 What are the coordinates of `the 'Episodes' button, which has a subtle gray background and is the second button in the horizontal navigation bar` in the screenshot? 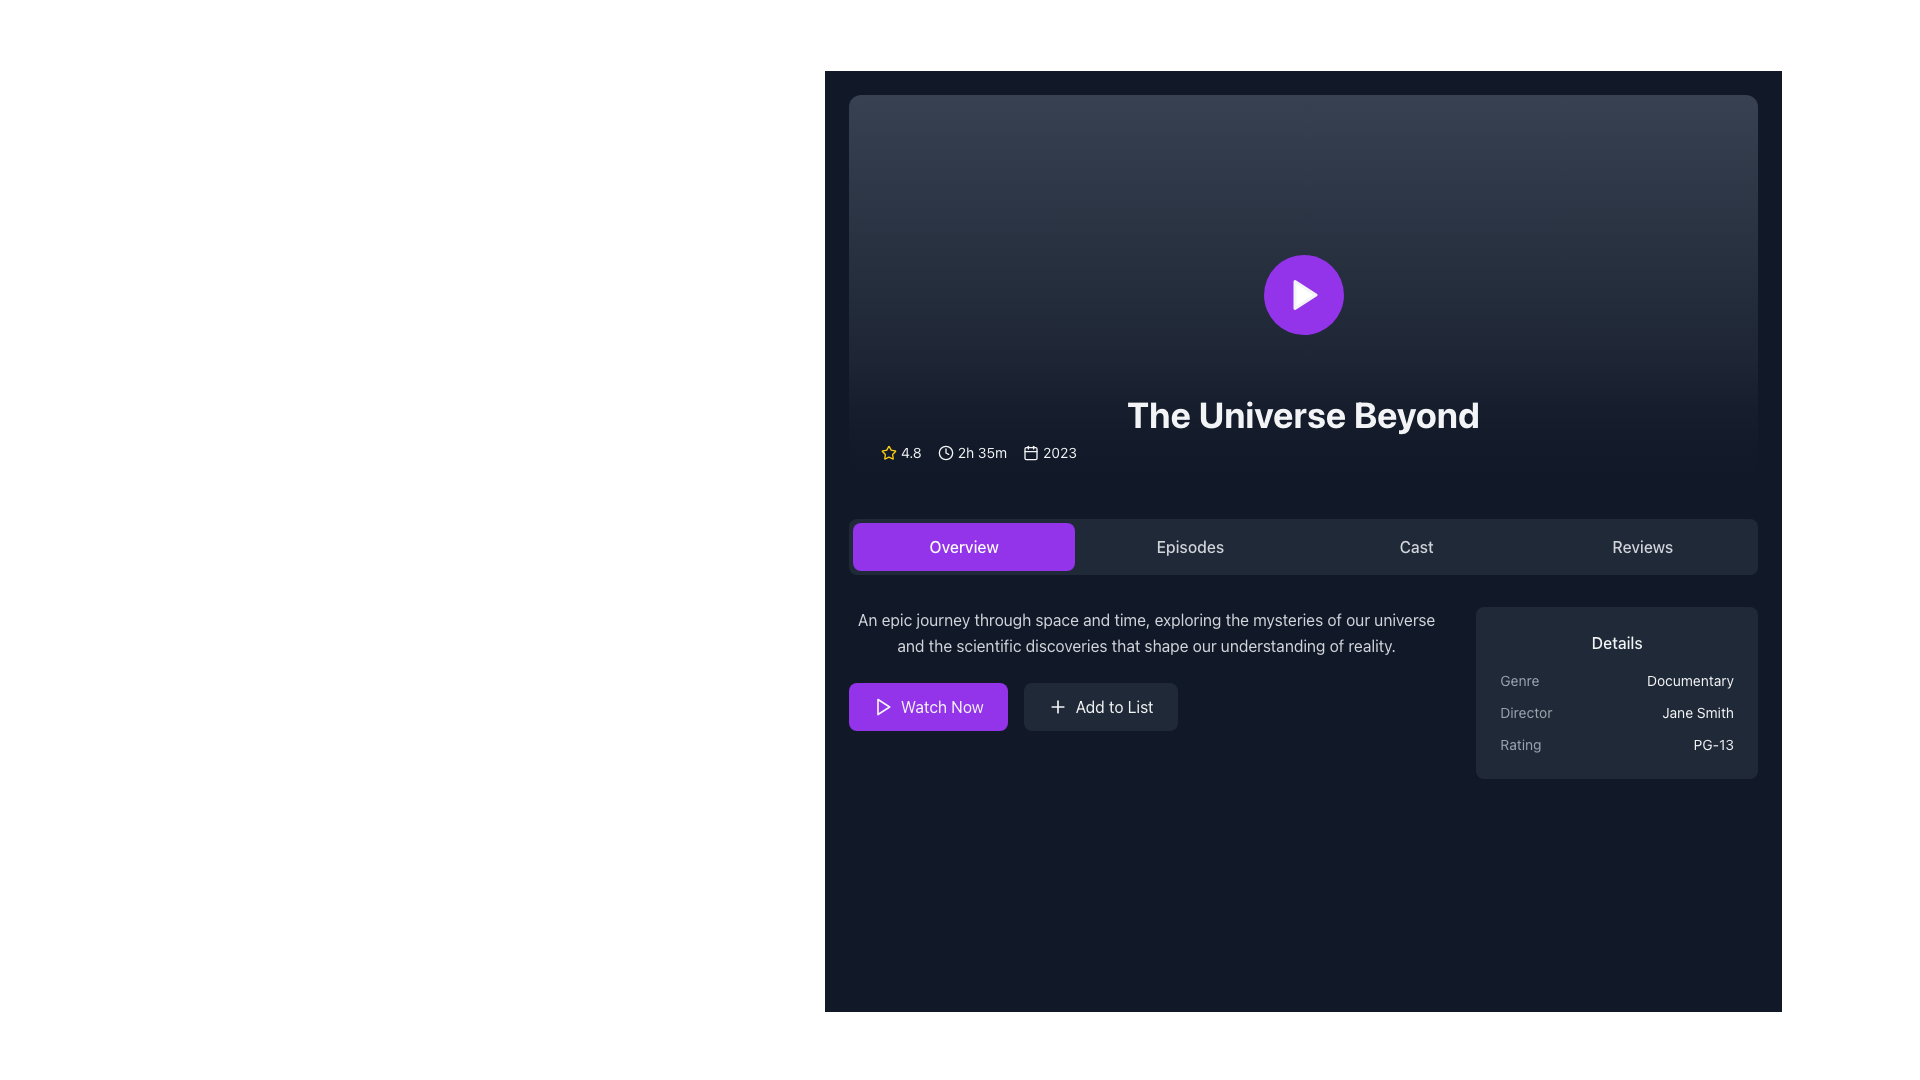 It's located at (1190, 547).